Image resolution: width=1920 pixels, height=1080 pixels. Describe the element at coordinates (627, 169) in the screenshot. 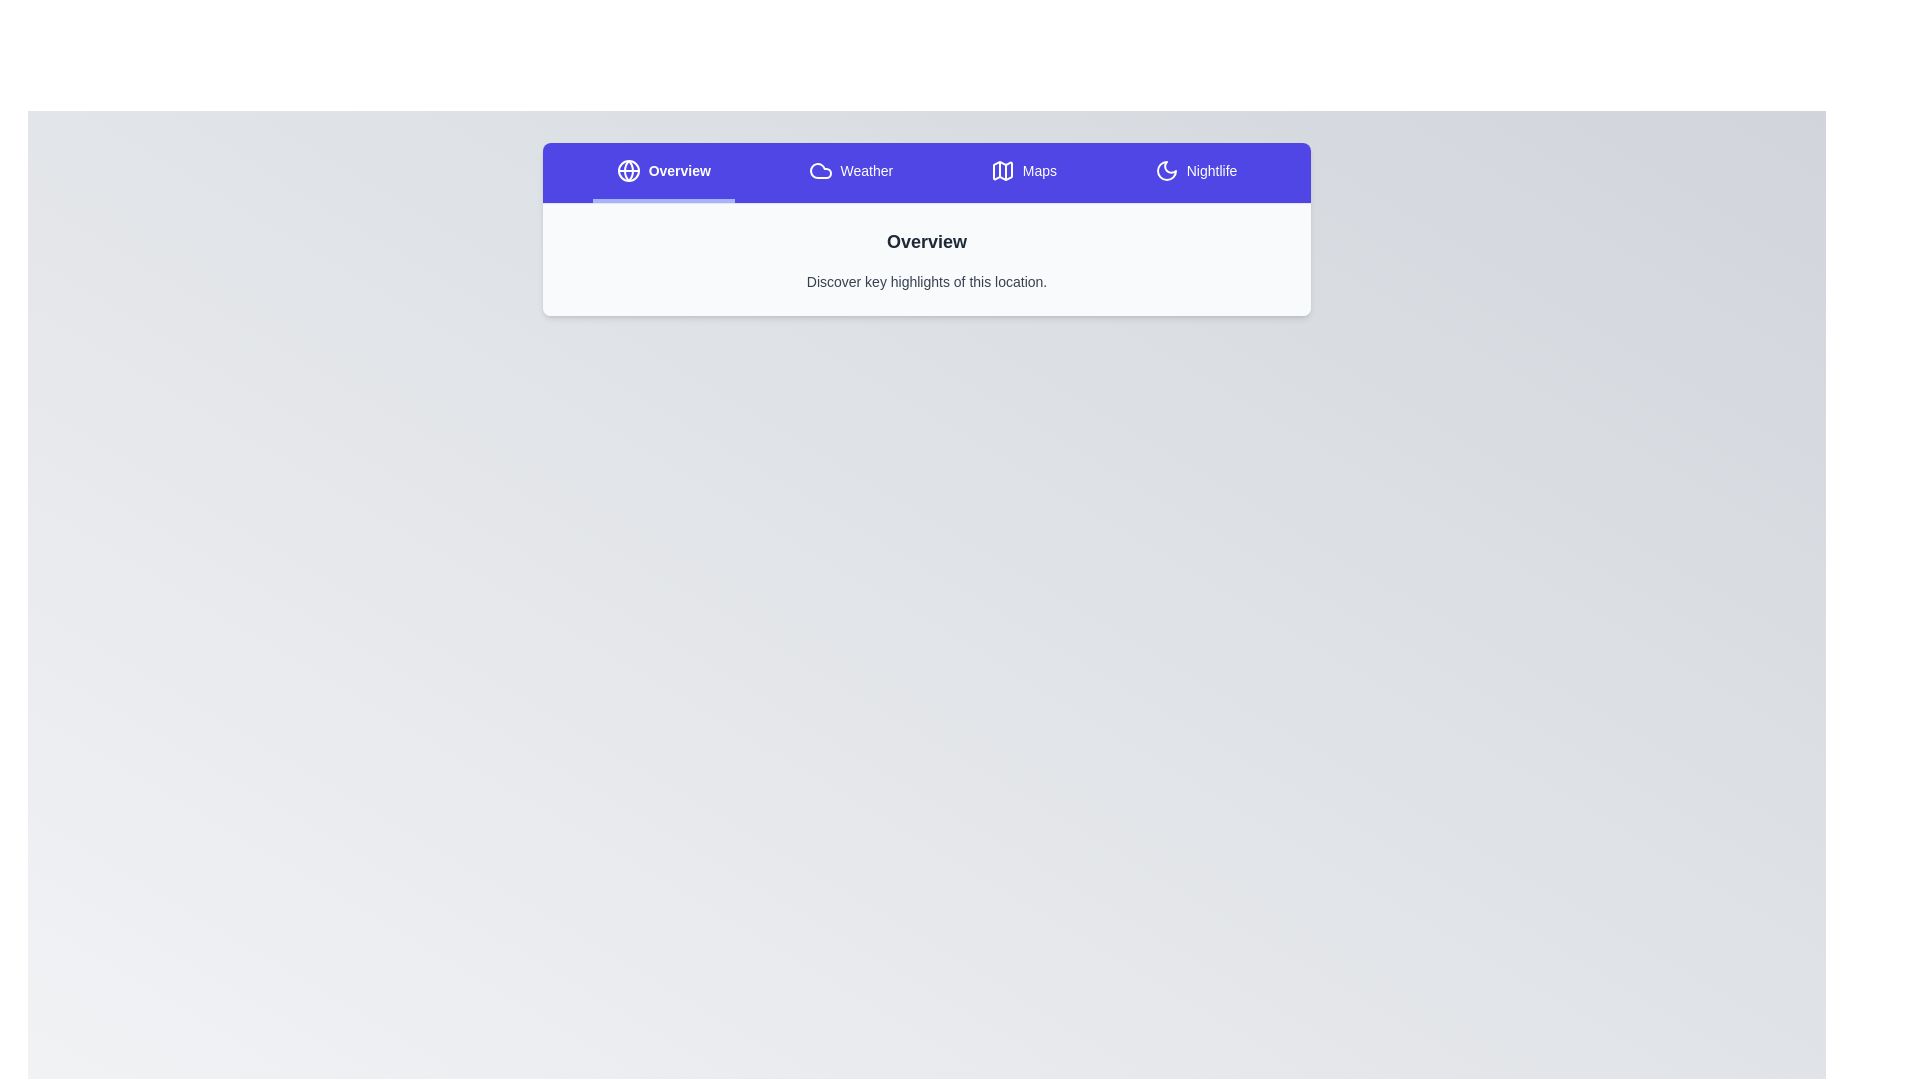

I see `the icon of the Overview tab` at that location.